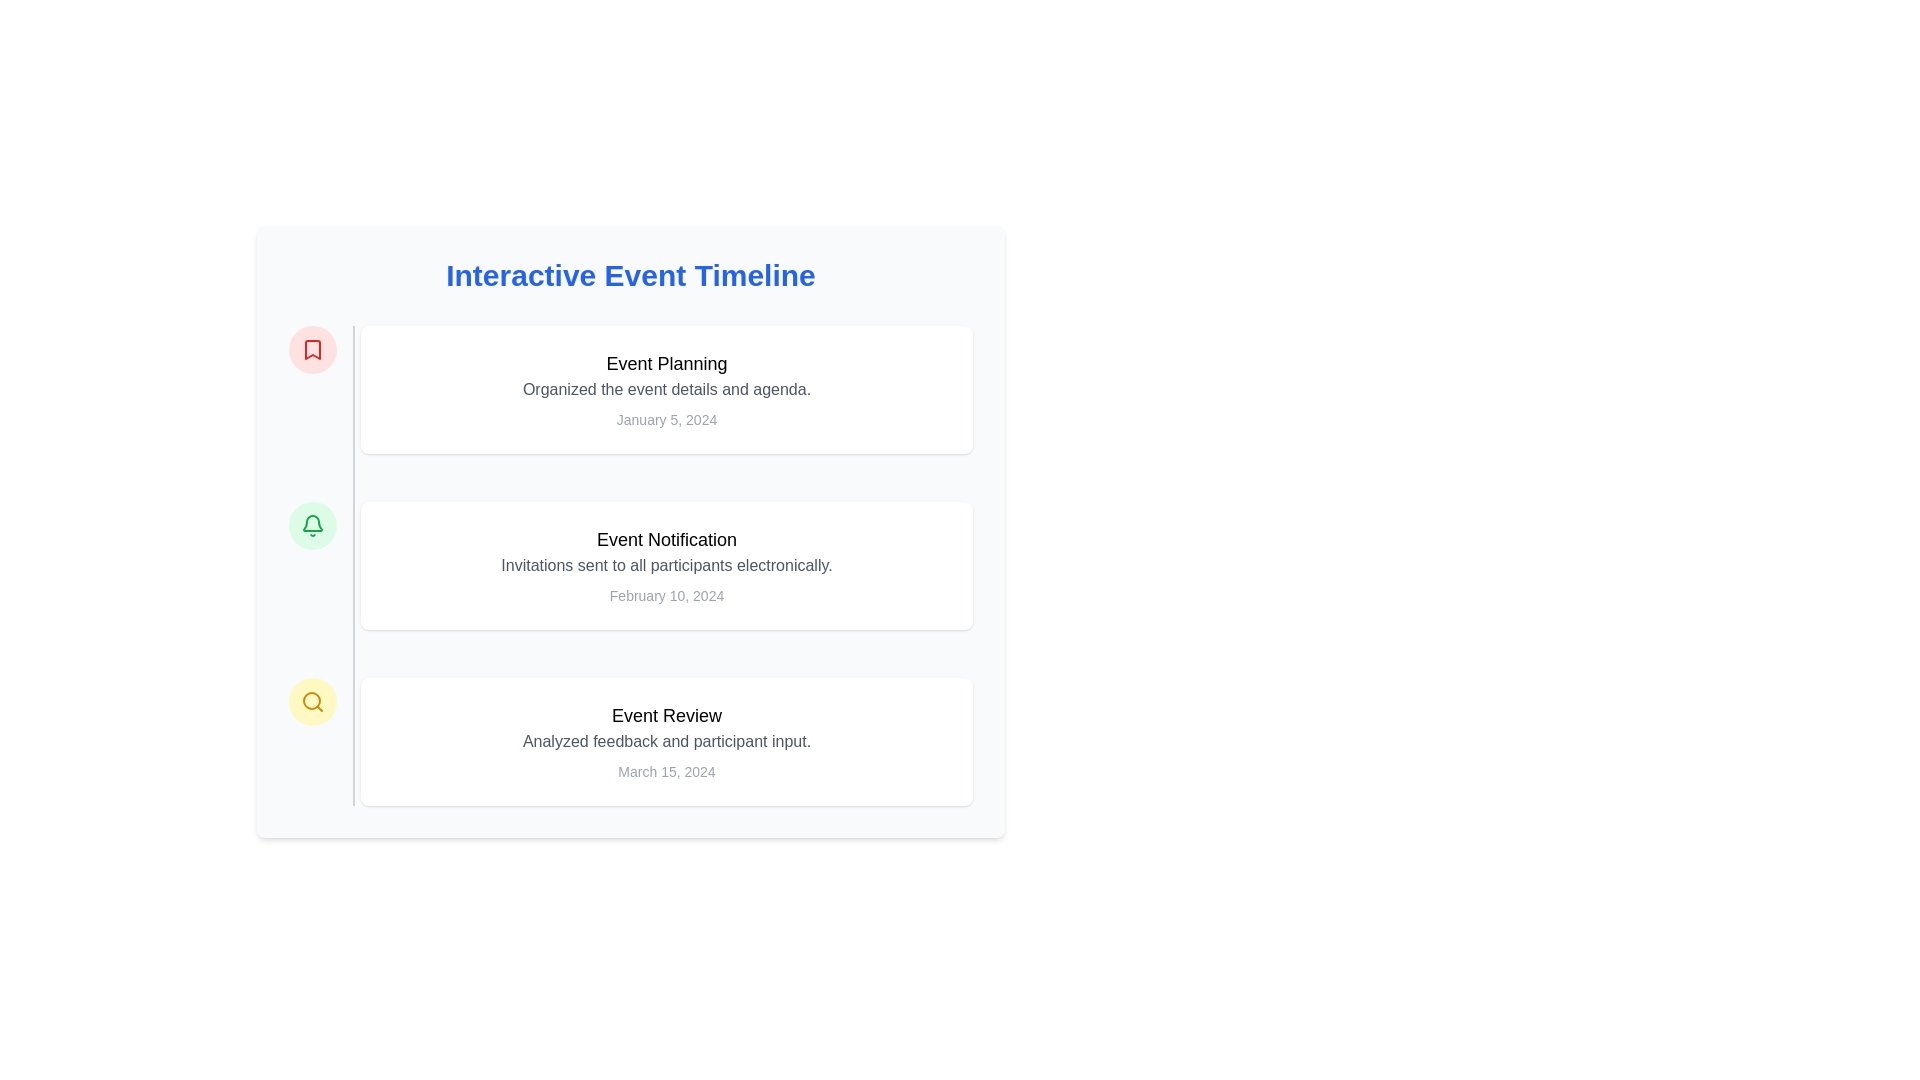 Image resolution: width=1920 pixels, height=1080 pixels. I want to click on the circular graphical component within the third icon in the sidebar, which represents part of its visual composition, so click(311, 700).